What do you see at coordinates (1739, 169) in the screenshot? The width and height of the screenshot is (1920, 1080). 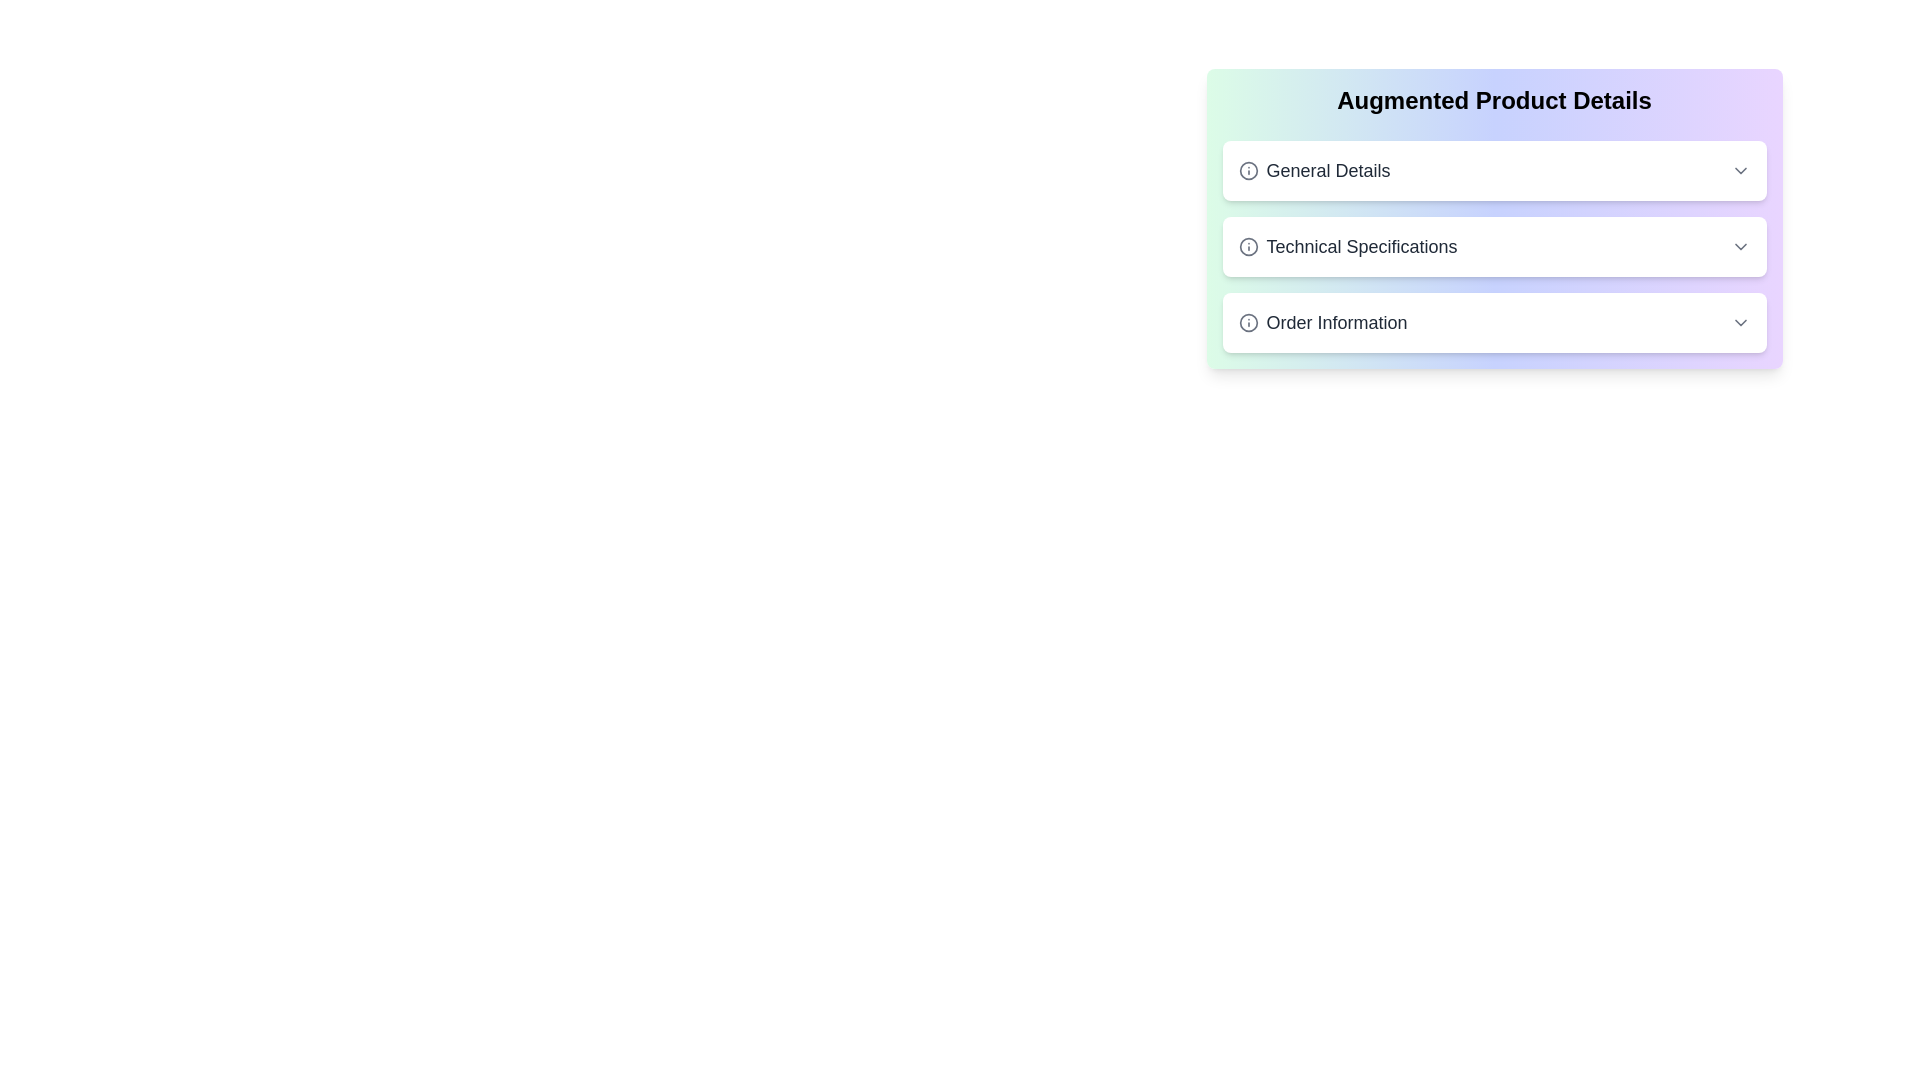 I see `the chevron down icon located at the far right of the row containing the 'General Details' label in the 'Augmented Product Details' section` at bounding box center [1739, 169].